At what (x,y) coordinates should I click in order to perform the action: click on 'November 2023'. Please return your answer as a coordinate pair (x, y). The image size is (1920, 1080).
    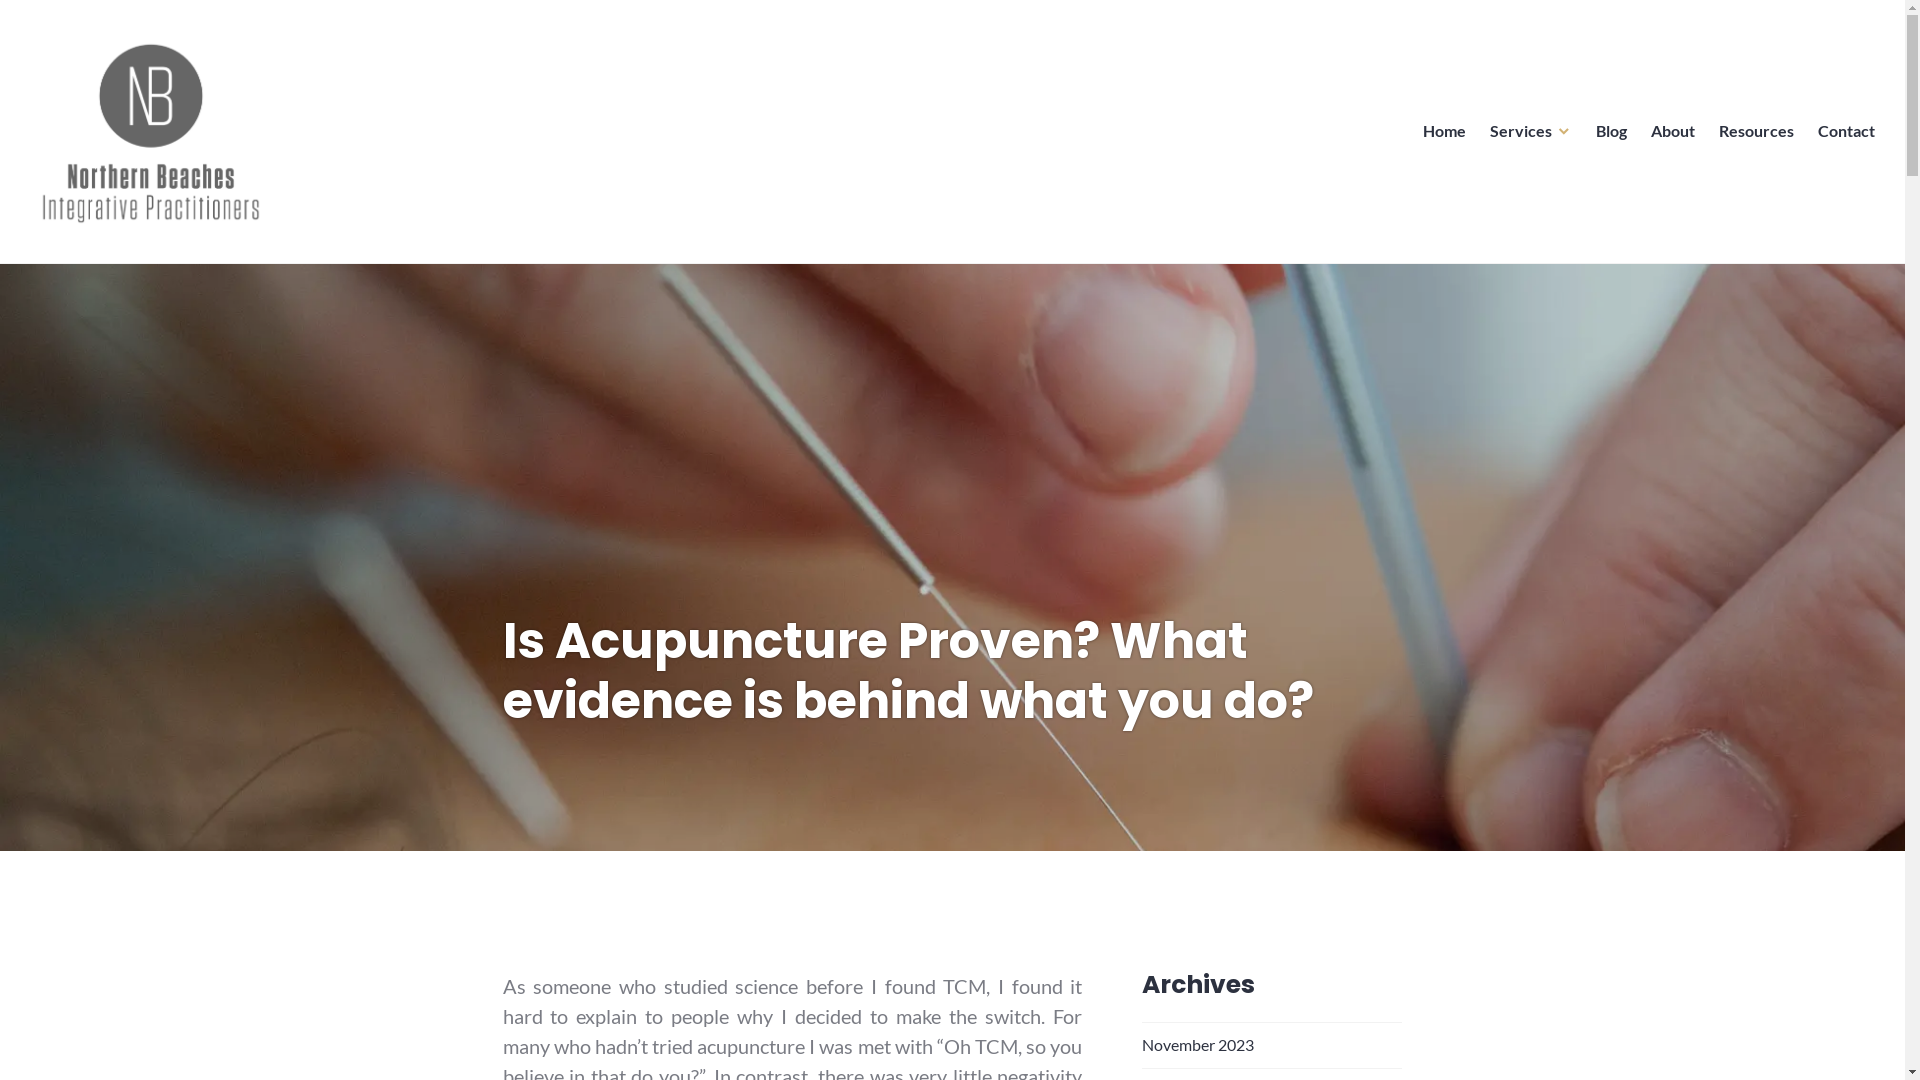
    Looking at the image, I should click on (1142, 1043).